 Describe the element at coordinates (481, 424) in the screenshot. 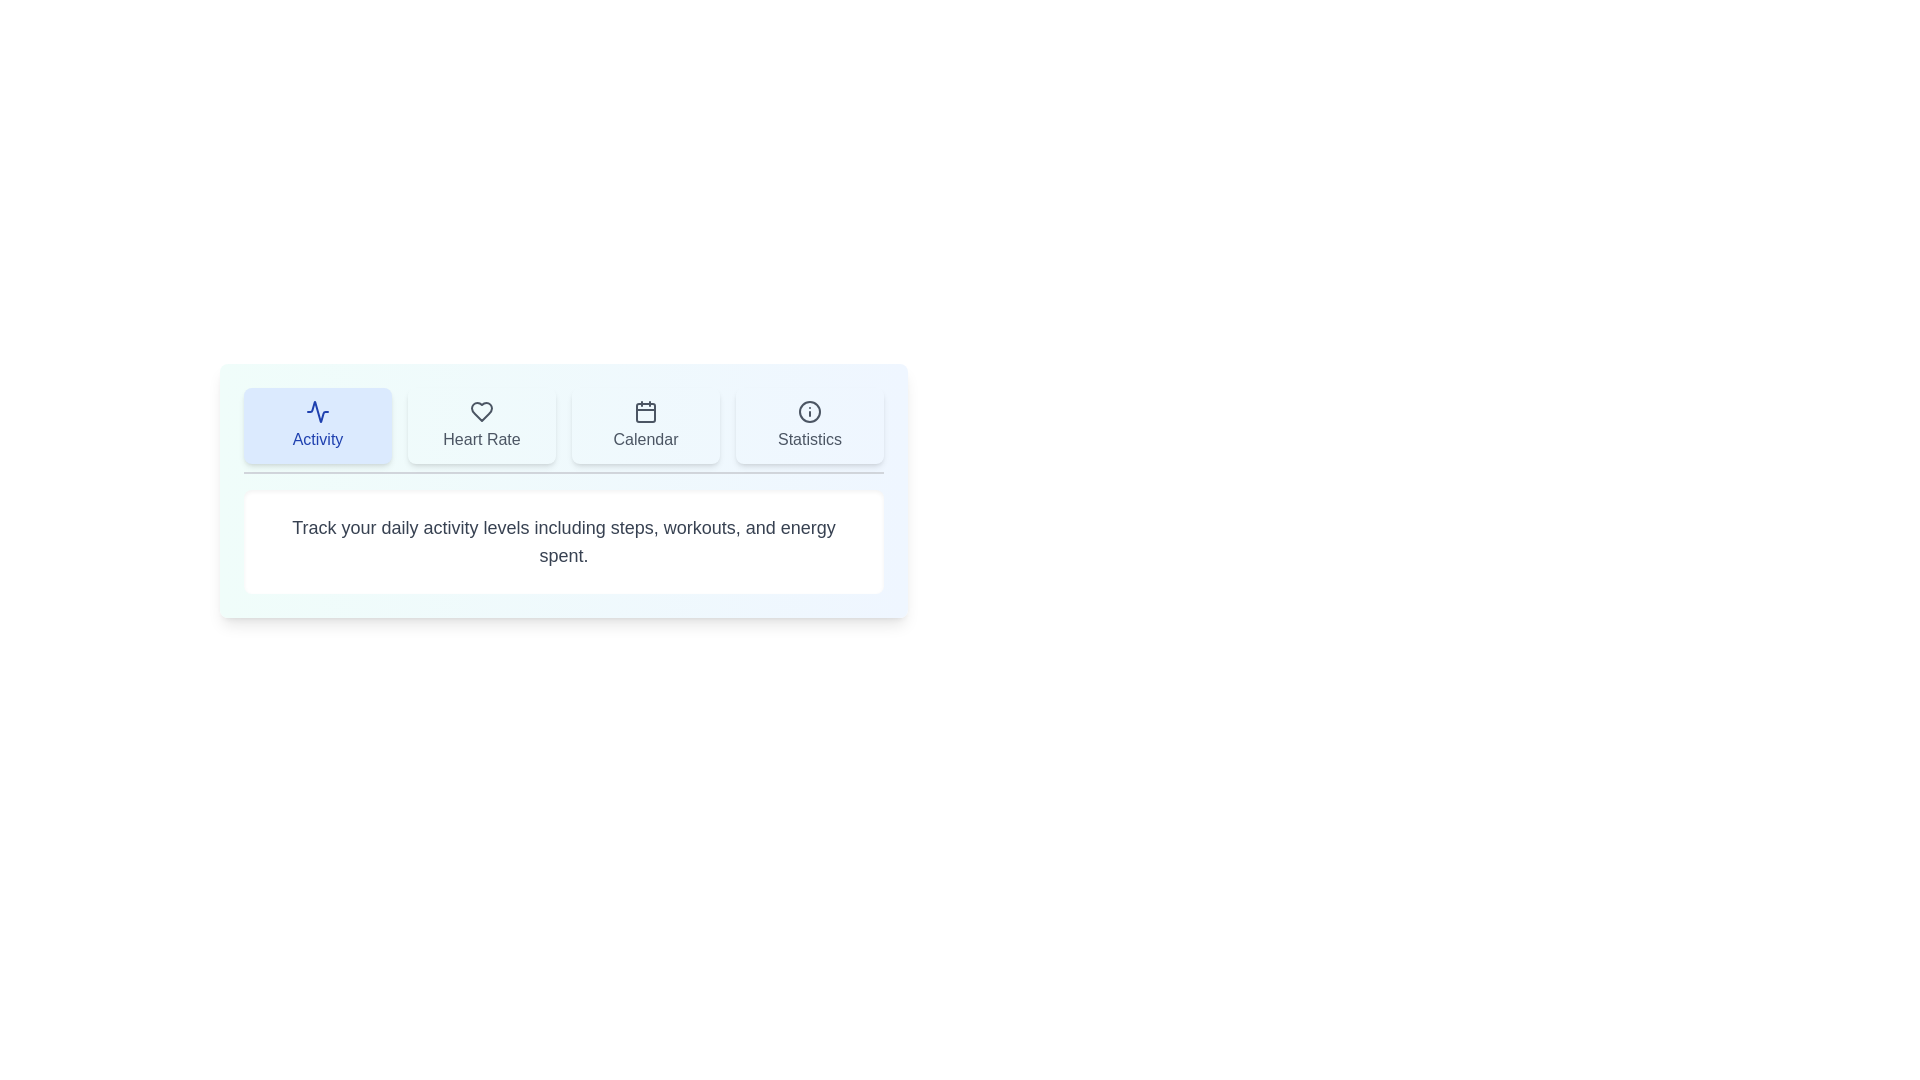

I see `the tab button labeled Heart Rate to observe its visual effects` at that location.